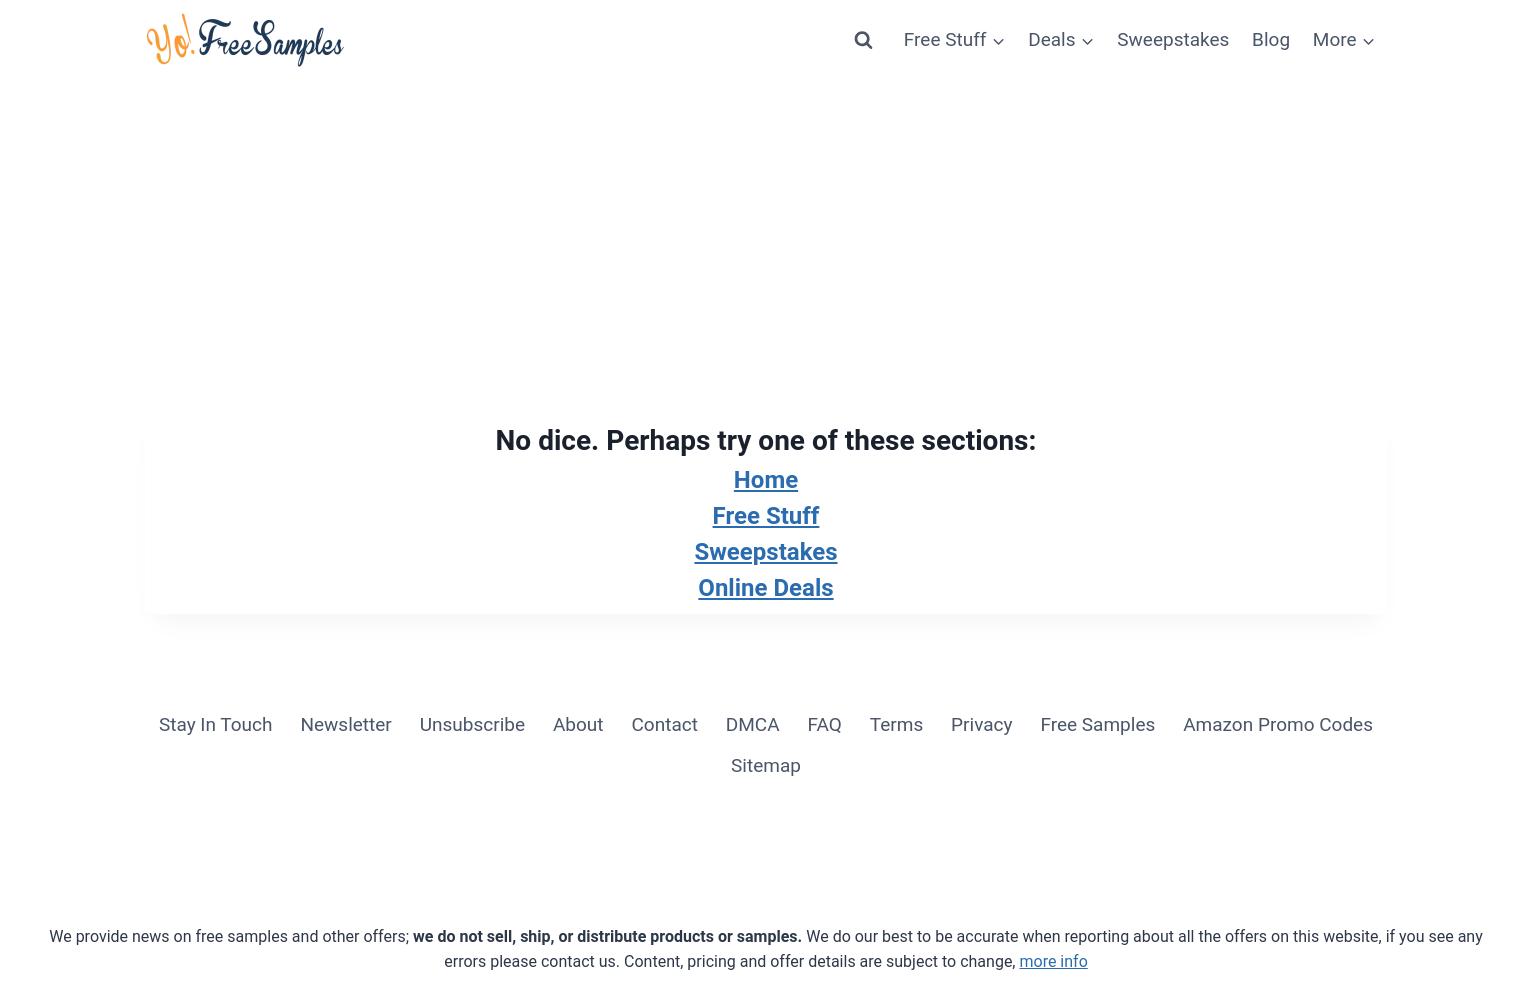 Image resolution: width=1532 pixels, height=1000 pixels. I want to click on 'Terms', so click(895, 722).